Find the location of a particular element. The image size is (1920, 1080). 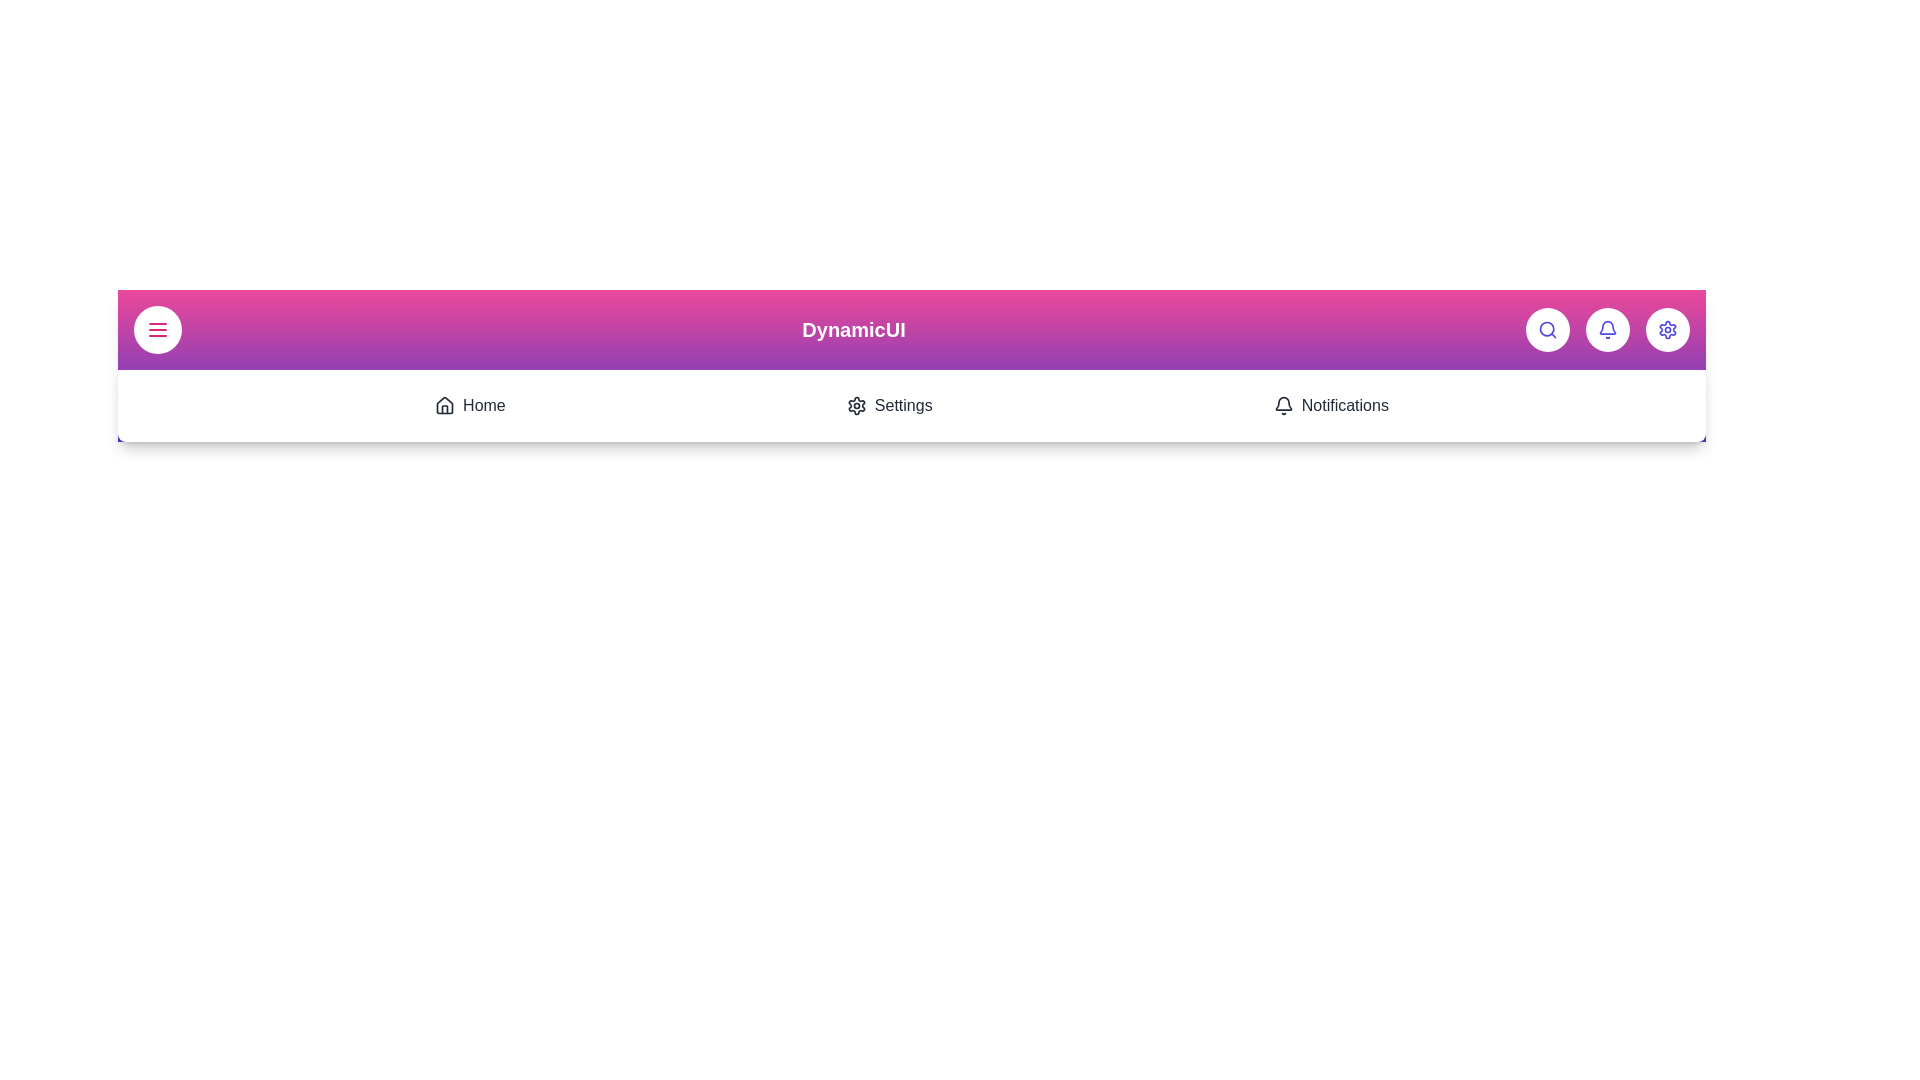

the 'Notifications' menu item is located at coordinates (1330, 405).